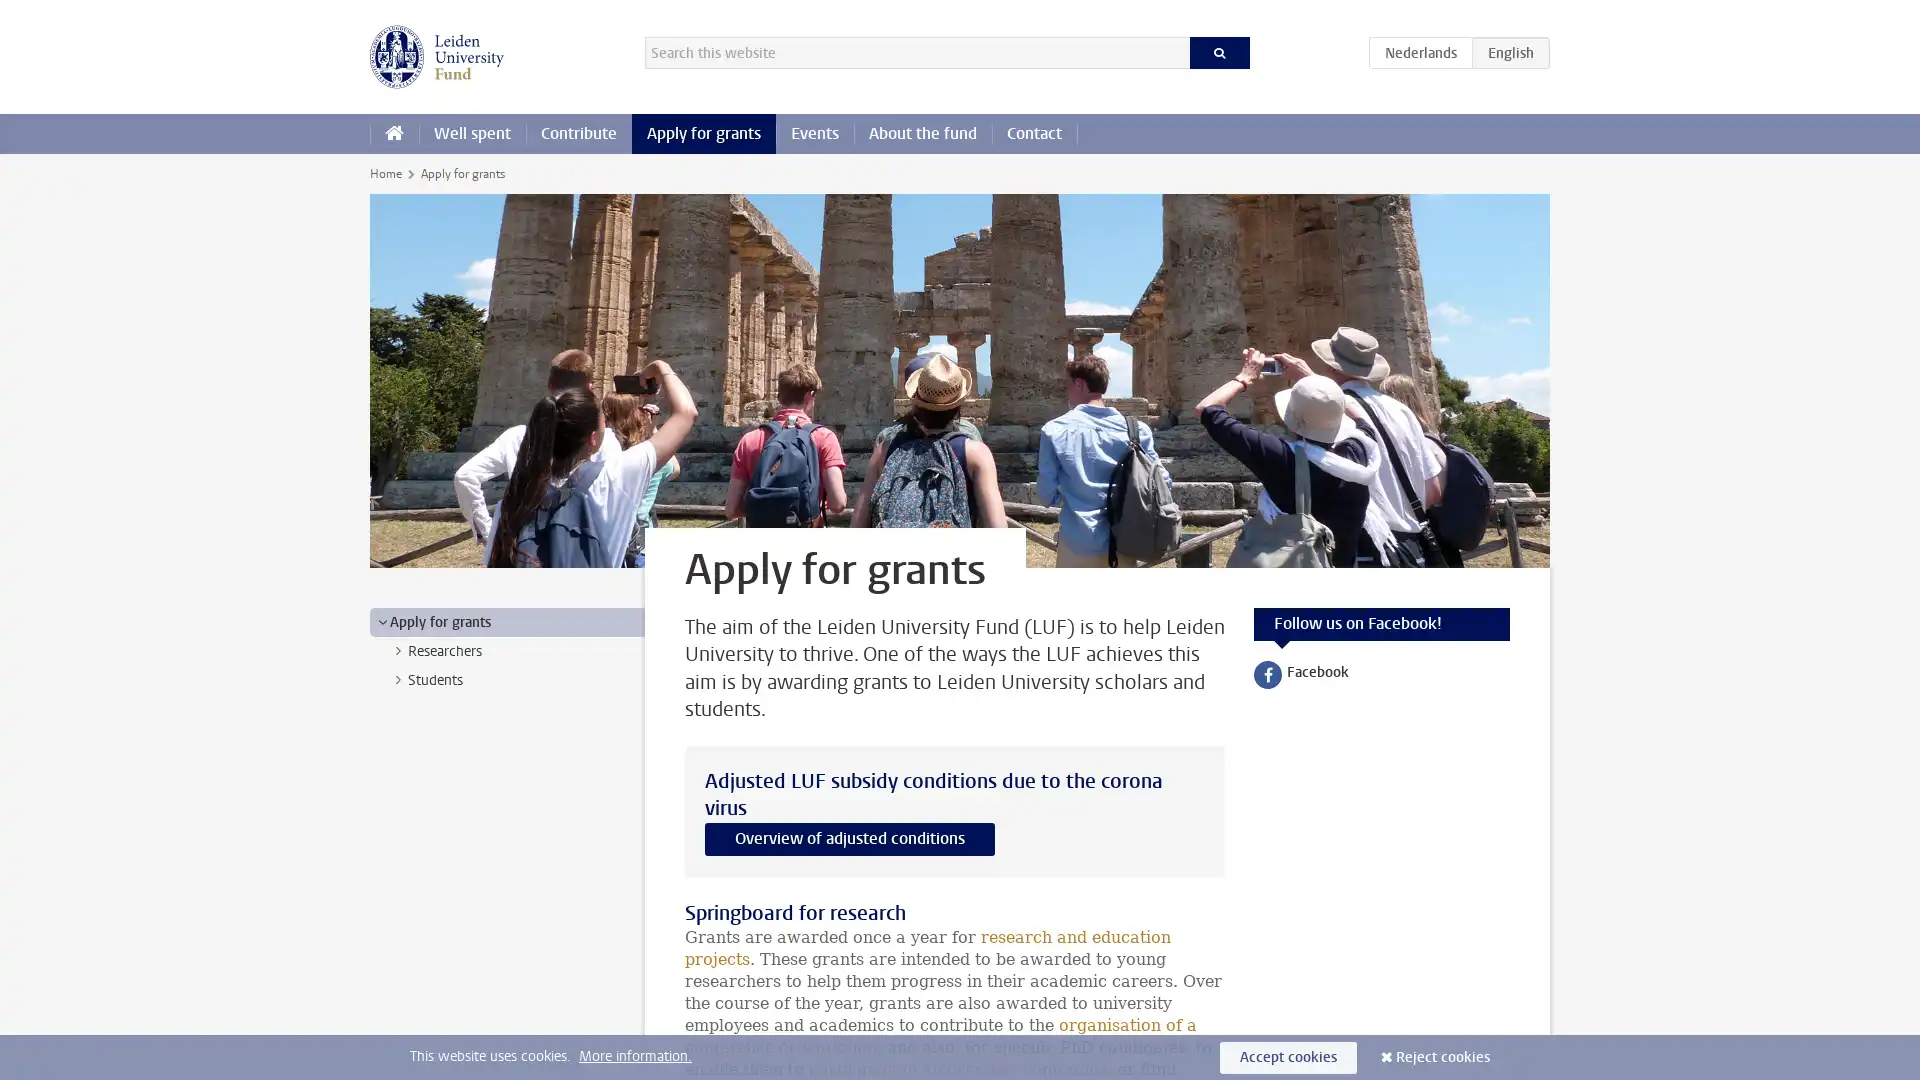 The image size is (1920, 1080). I want to click on >, so click(398, 651).